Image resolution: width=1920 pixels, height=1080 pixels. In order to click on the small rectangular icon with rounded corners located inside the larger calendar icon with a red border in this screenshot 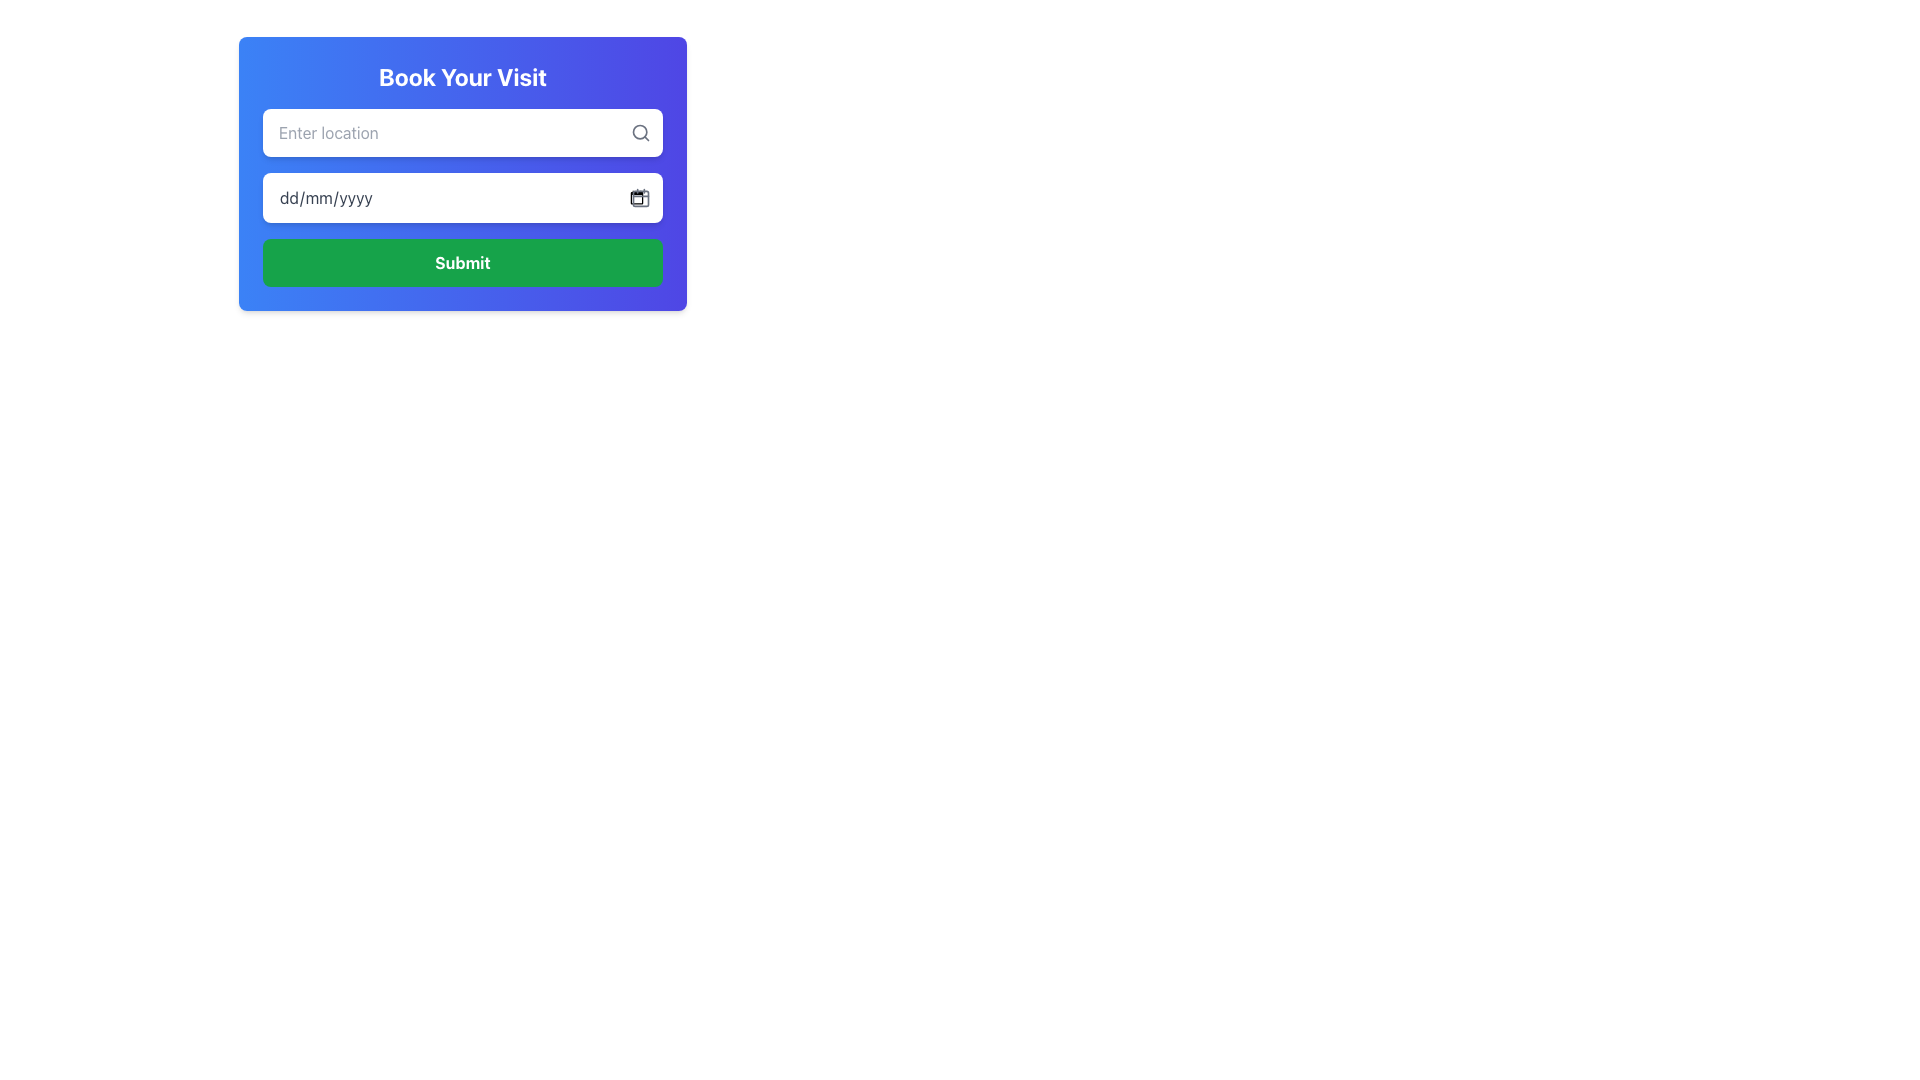, I will do `click(641, 197)`.